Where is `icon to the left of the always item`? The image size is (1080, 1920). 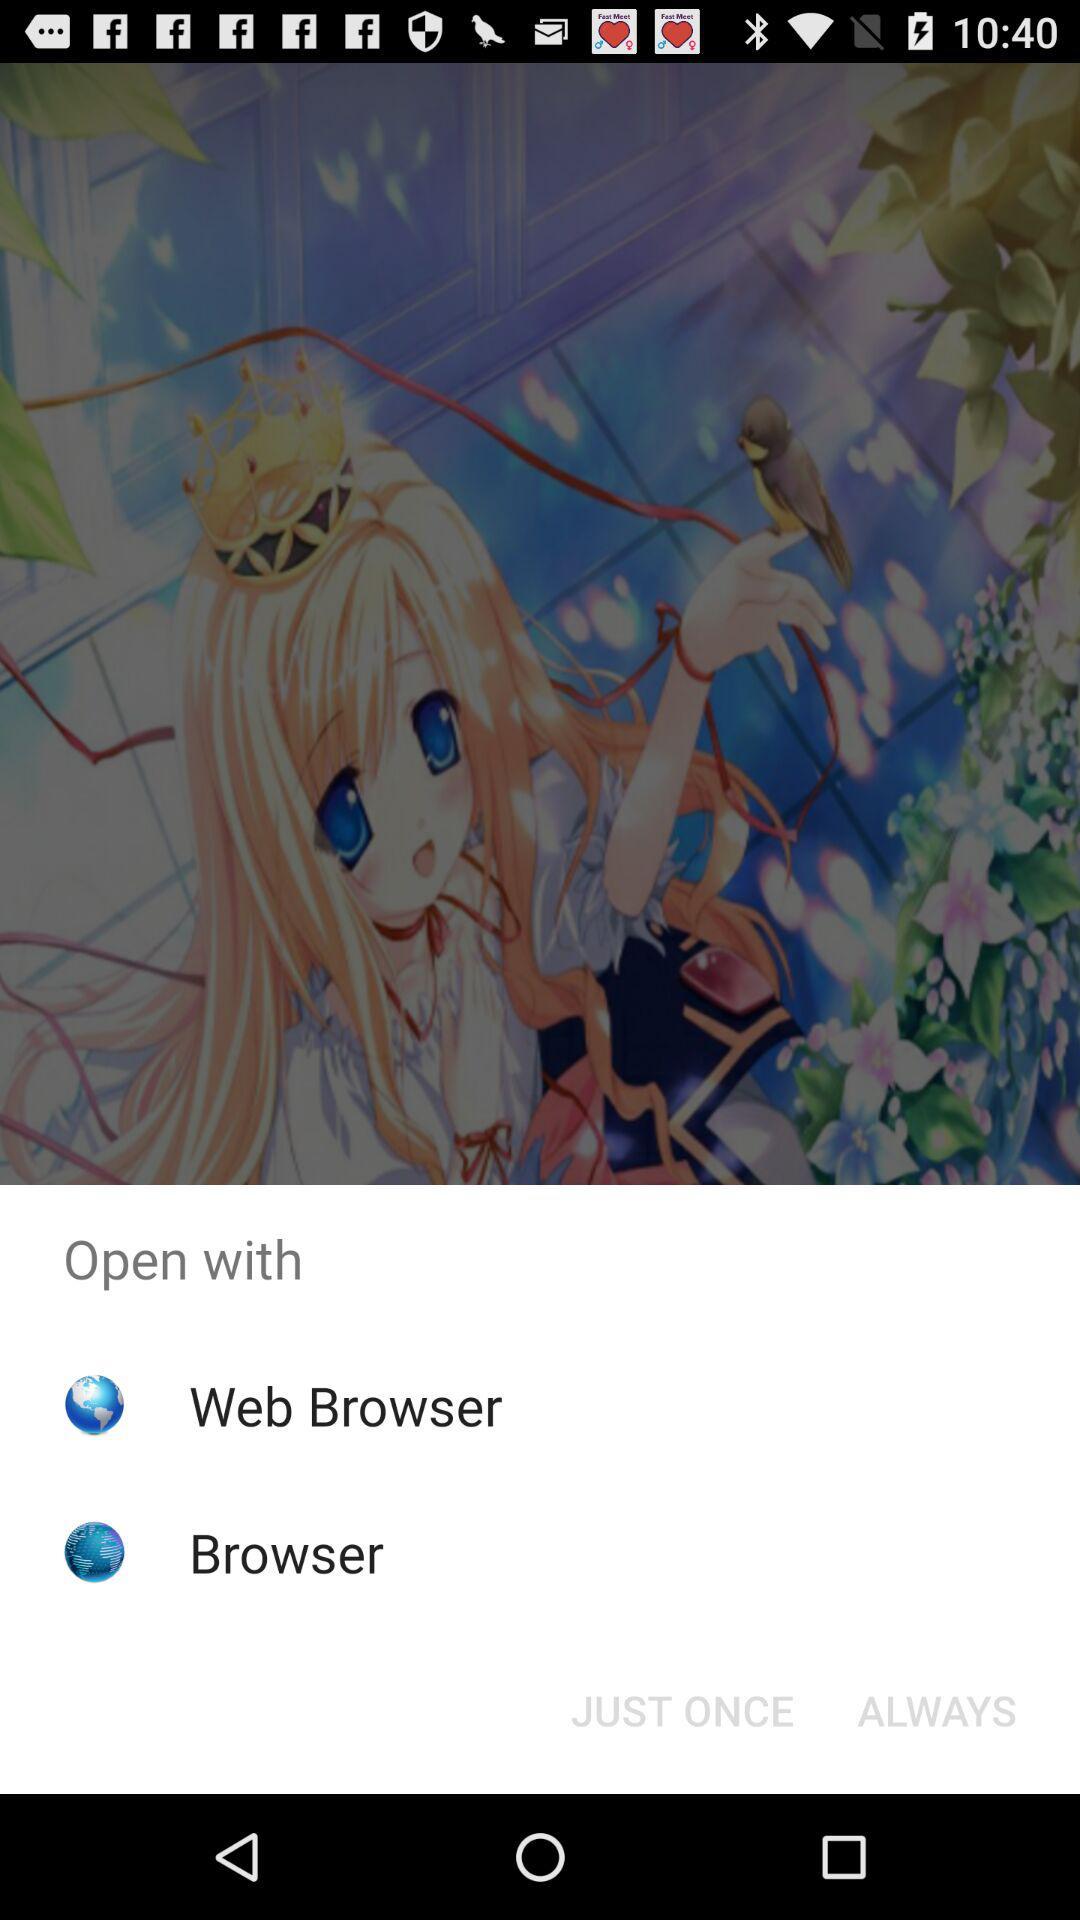 icon to the left of the always item is located at coordinates (681, 1708).